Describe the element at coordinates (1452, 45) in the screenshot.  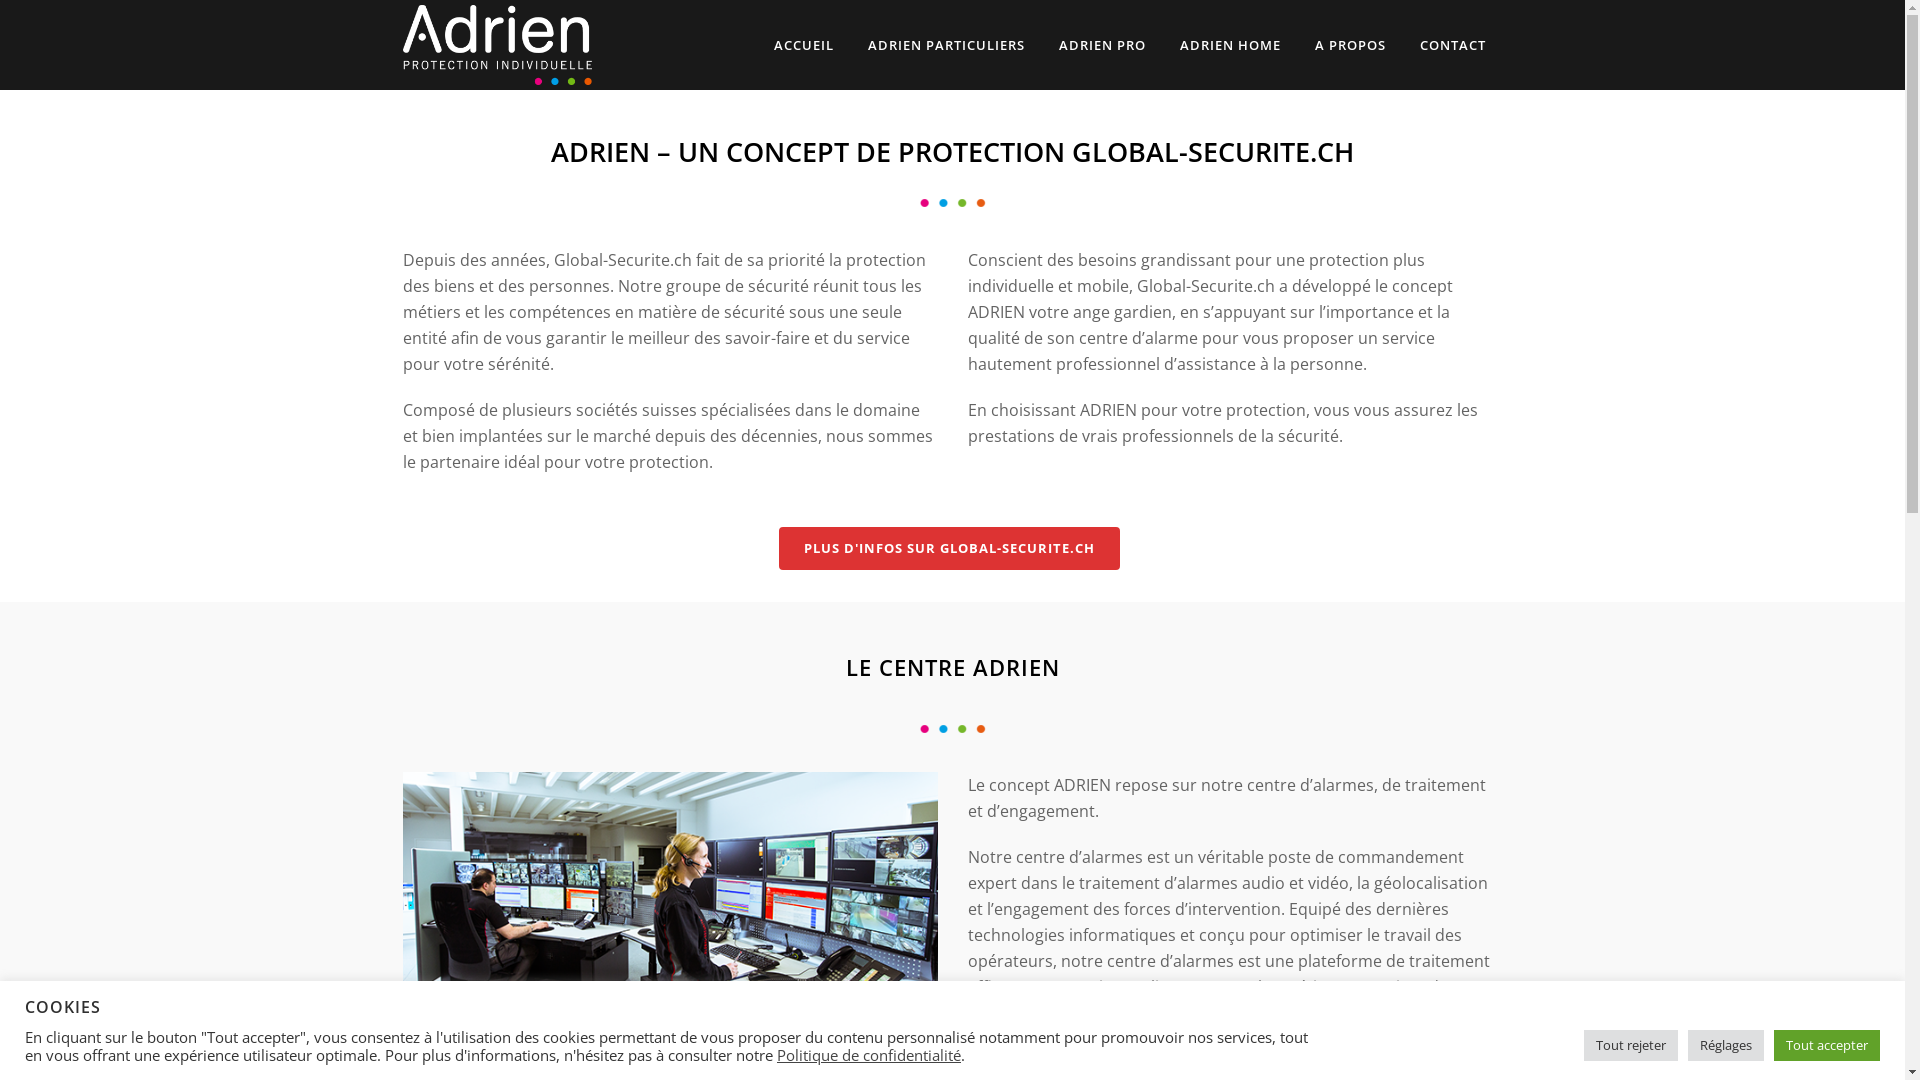
I see `'CONTACT'` at that location.